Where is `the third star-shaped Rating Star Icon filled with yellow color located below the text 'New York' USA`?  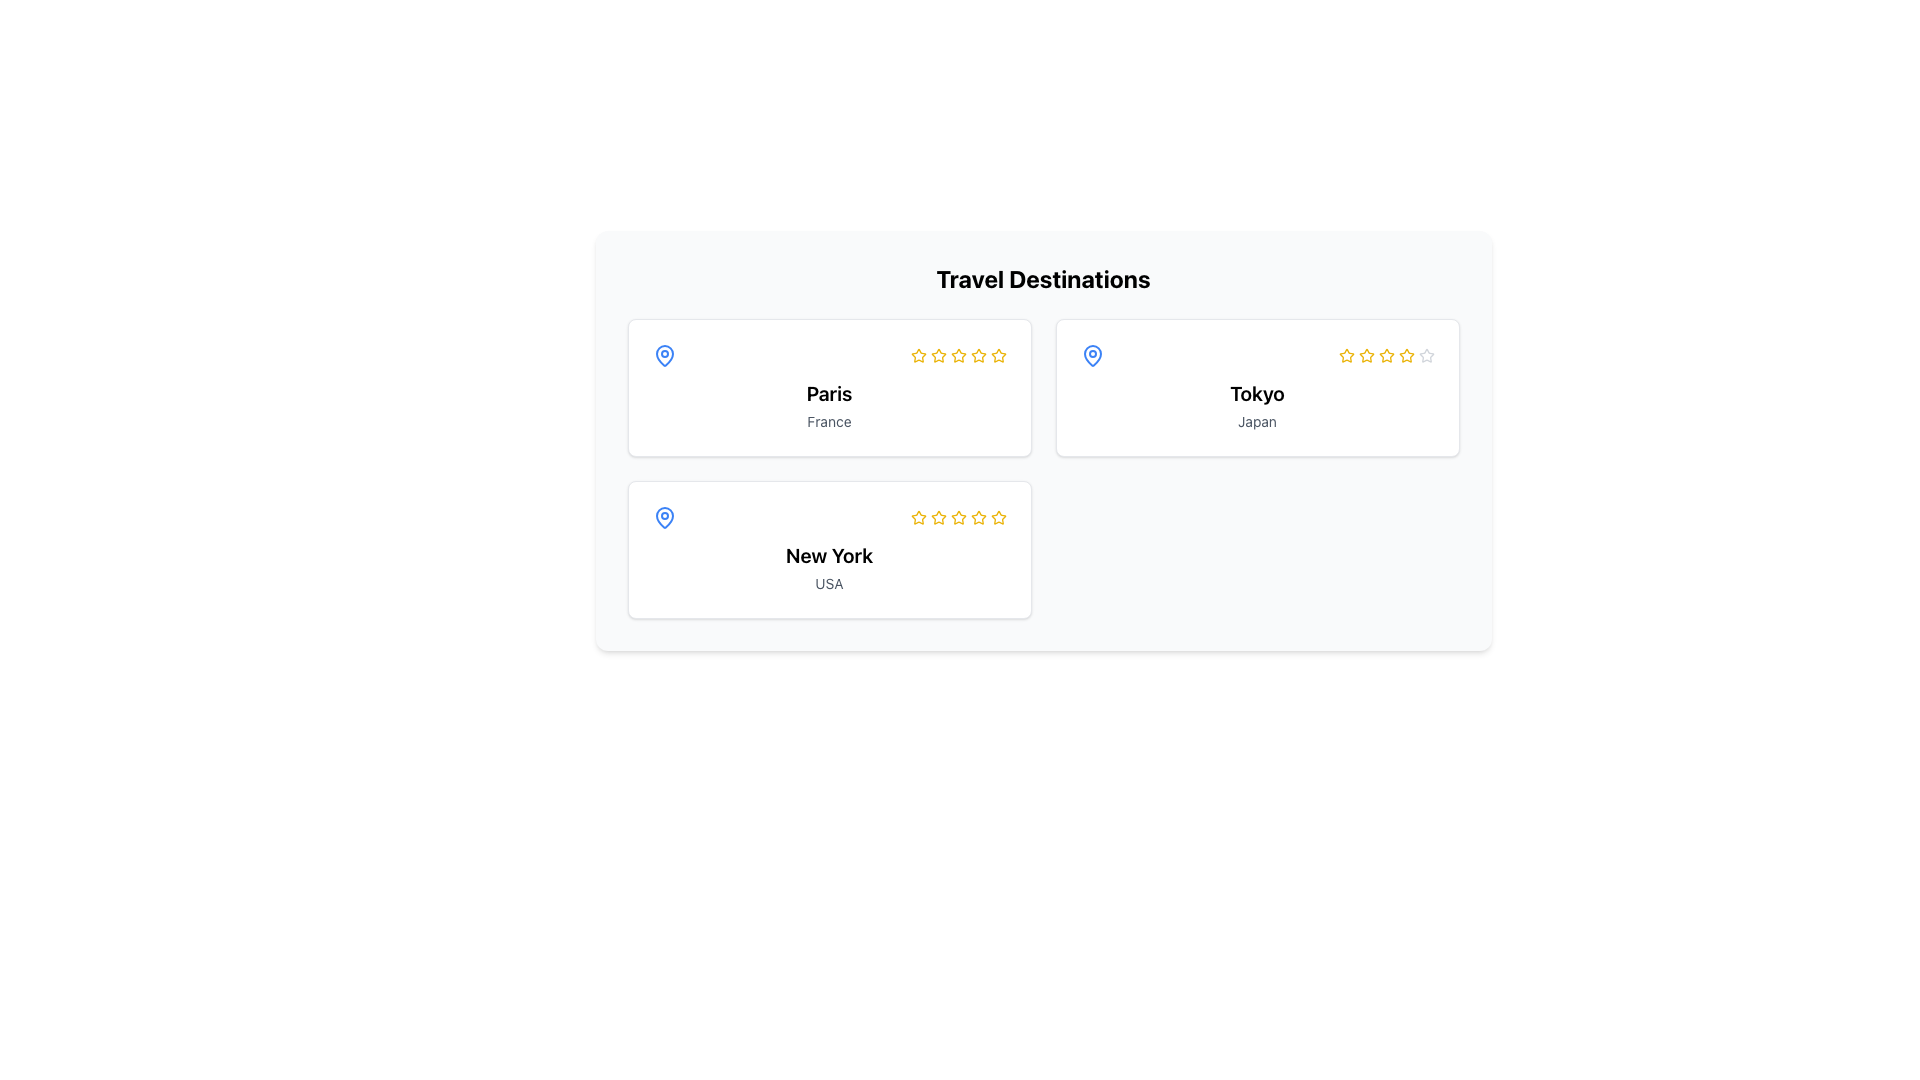 the third star-shaped Rating Star Icon filled with yellow color located below the text 'New York' USA is located at coordinates (957, 516).